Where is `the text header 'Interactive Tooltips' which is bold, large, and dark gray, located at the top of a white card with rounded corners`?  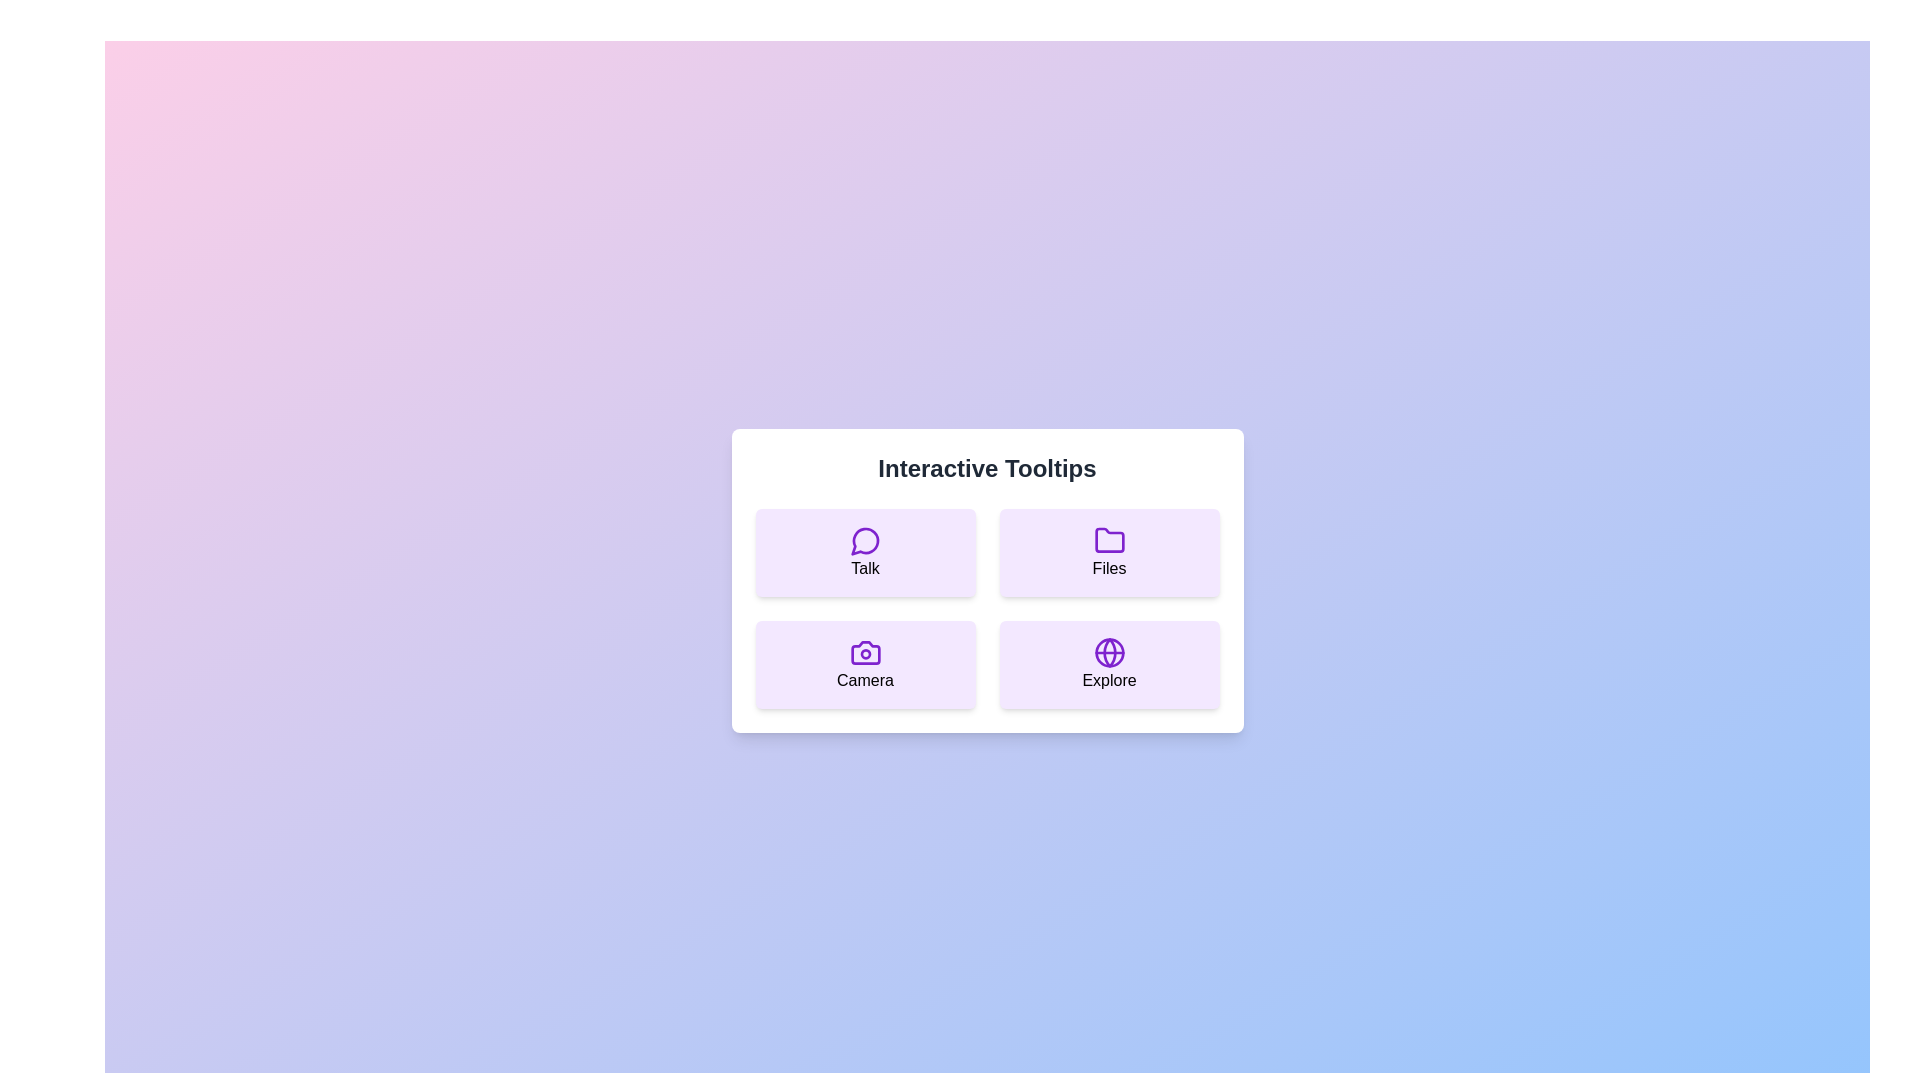
the text header 'Interactive Tooltips' which is bold, large, and dark gray, located at the top of a white card with rounded corners is located at coordinates (987, 469).